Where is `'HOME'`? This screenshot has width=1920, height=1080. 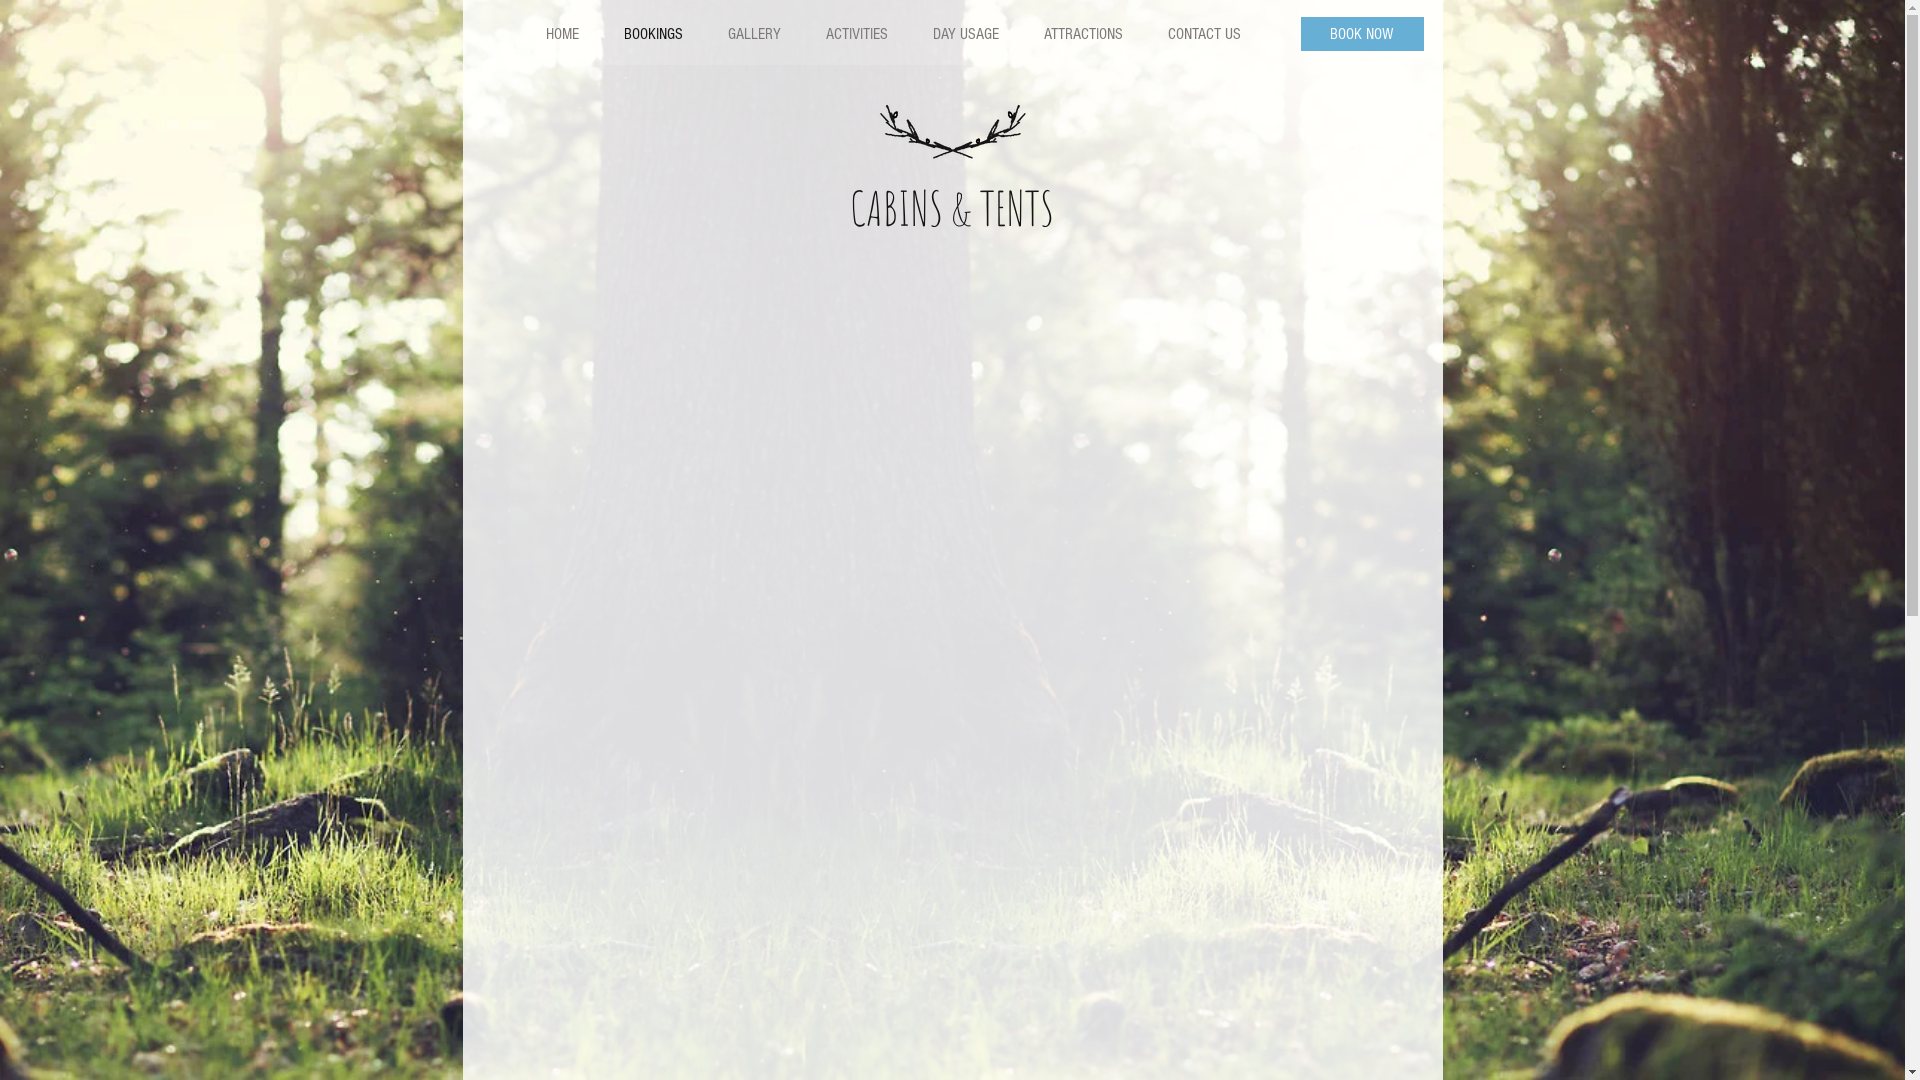 'HOME' is located at coordinates (561, 34).